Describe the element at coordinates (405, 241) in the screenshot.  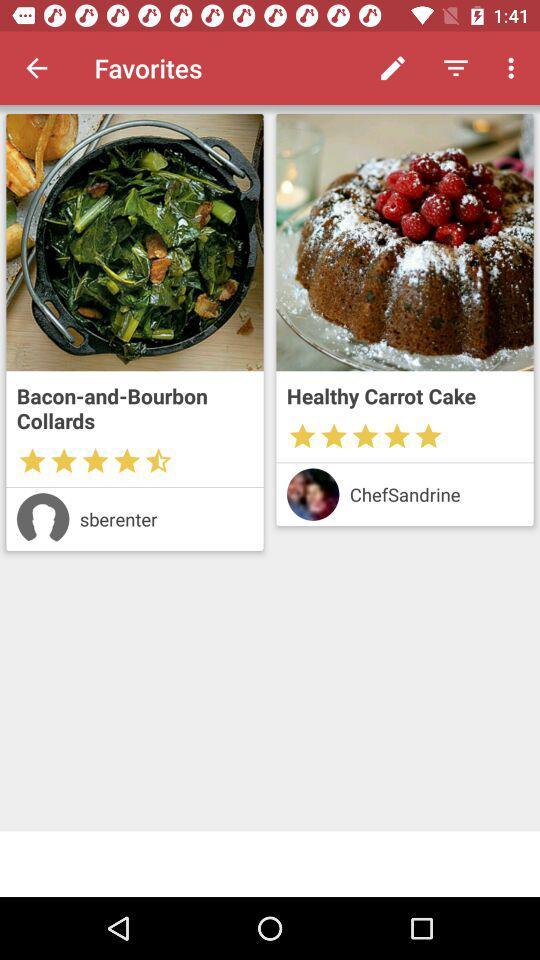
I see `see larger photo` at that location.